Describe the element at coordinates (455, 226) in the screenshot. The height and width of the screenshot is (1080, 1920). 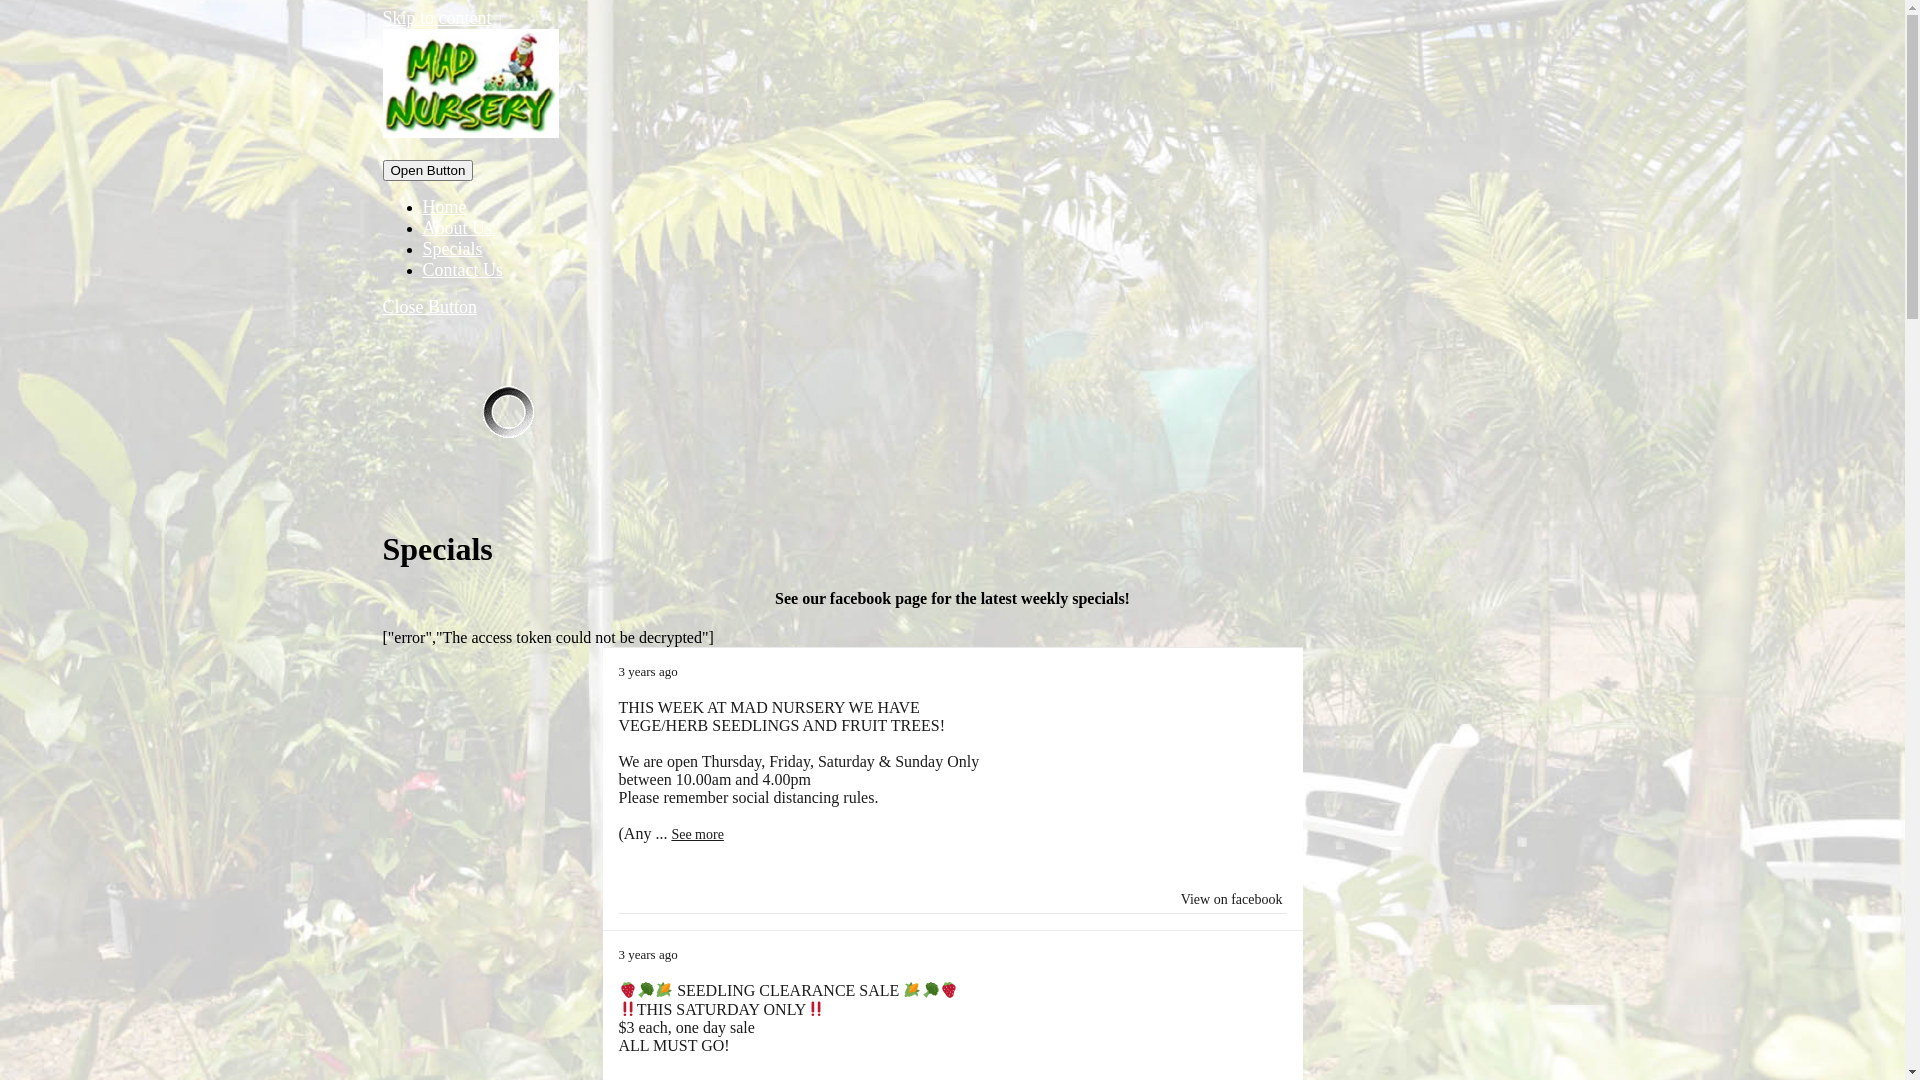
I see `'About Us'` at that location.